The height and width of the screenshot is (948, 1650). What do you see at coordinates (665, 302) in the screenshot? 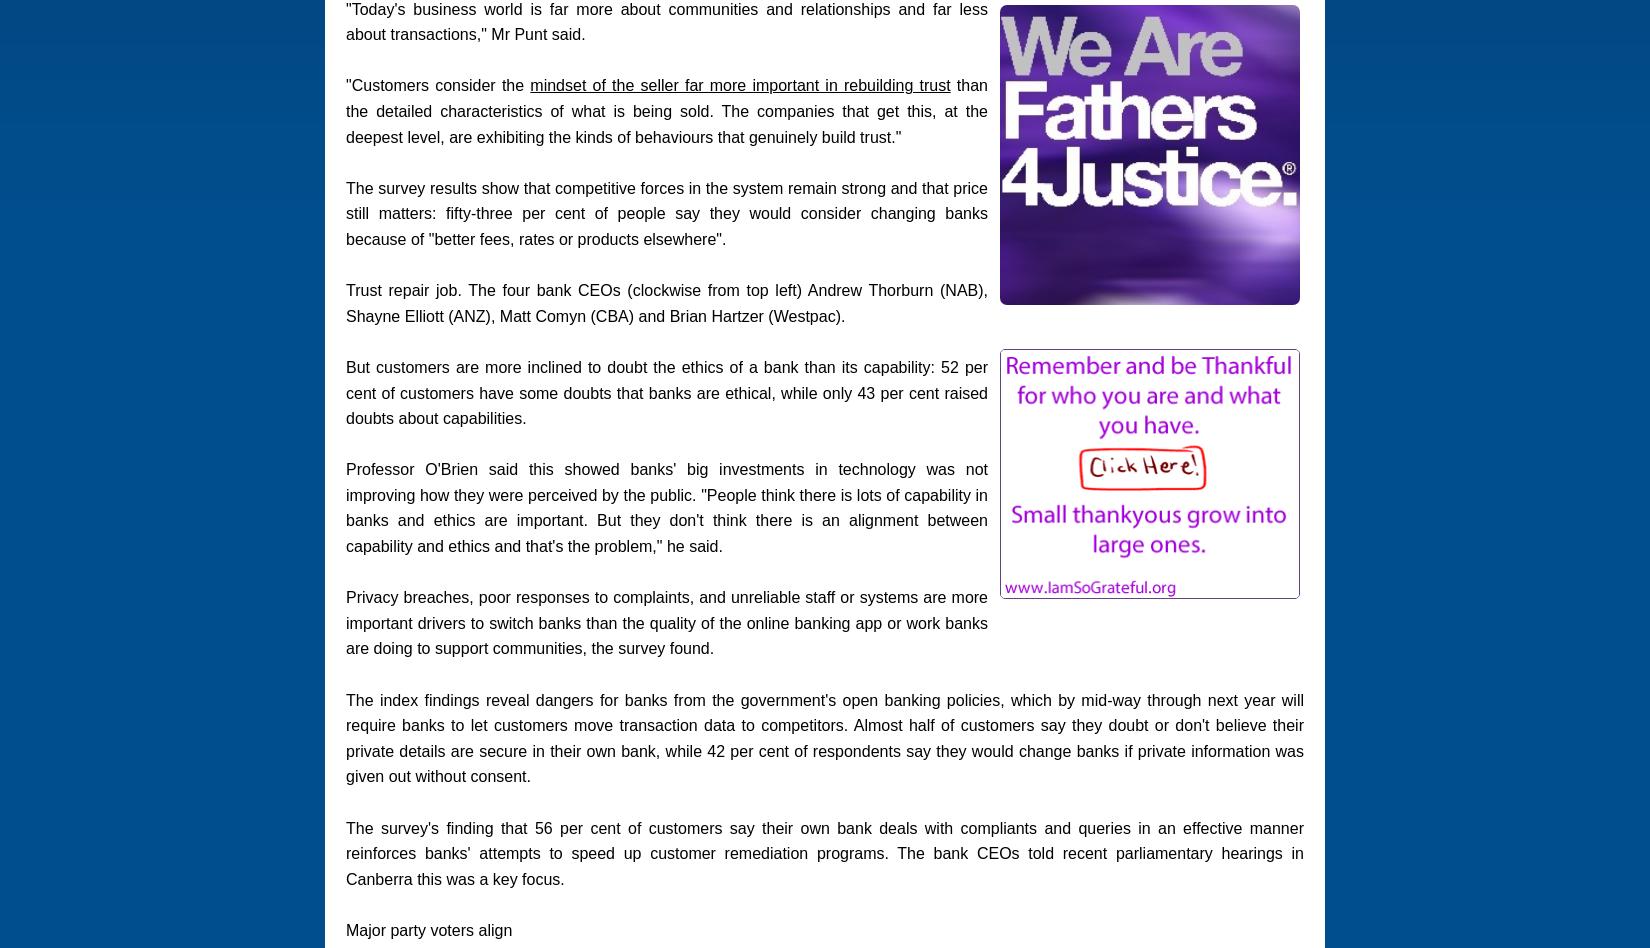
I see `'Trust repair job. The four bank CEOs (clockwise from top left) Andrew Thorburn (NAB), Shayne Elliott (ANZ), Matt Comyn (CBA) and Brian Hartzer (Westpac).'` at bounding box center [665, 302].